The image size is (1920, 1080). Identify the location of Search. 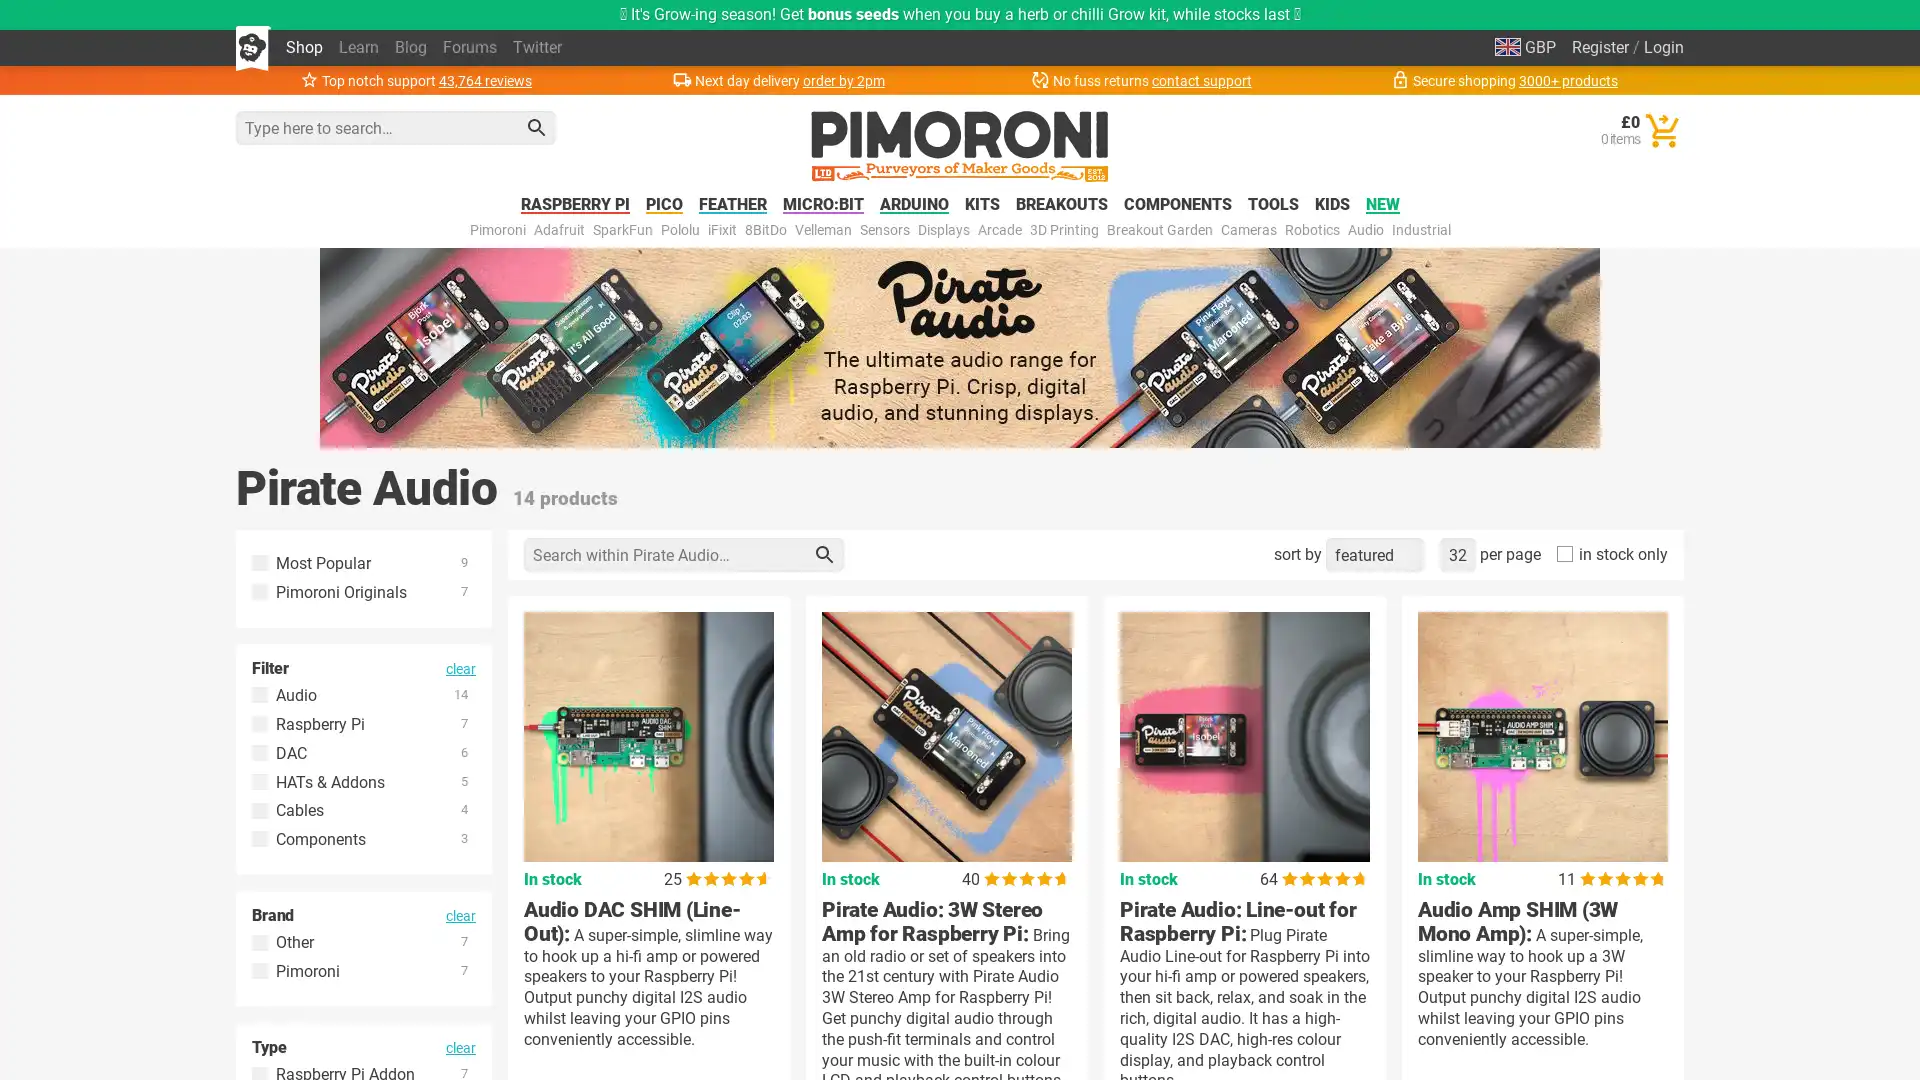
(537, 127).